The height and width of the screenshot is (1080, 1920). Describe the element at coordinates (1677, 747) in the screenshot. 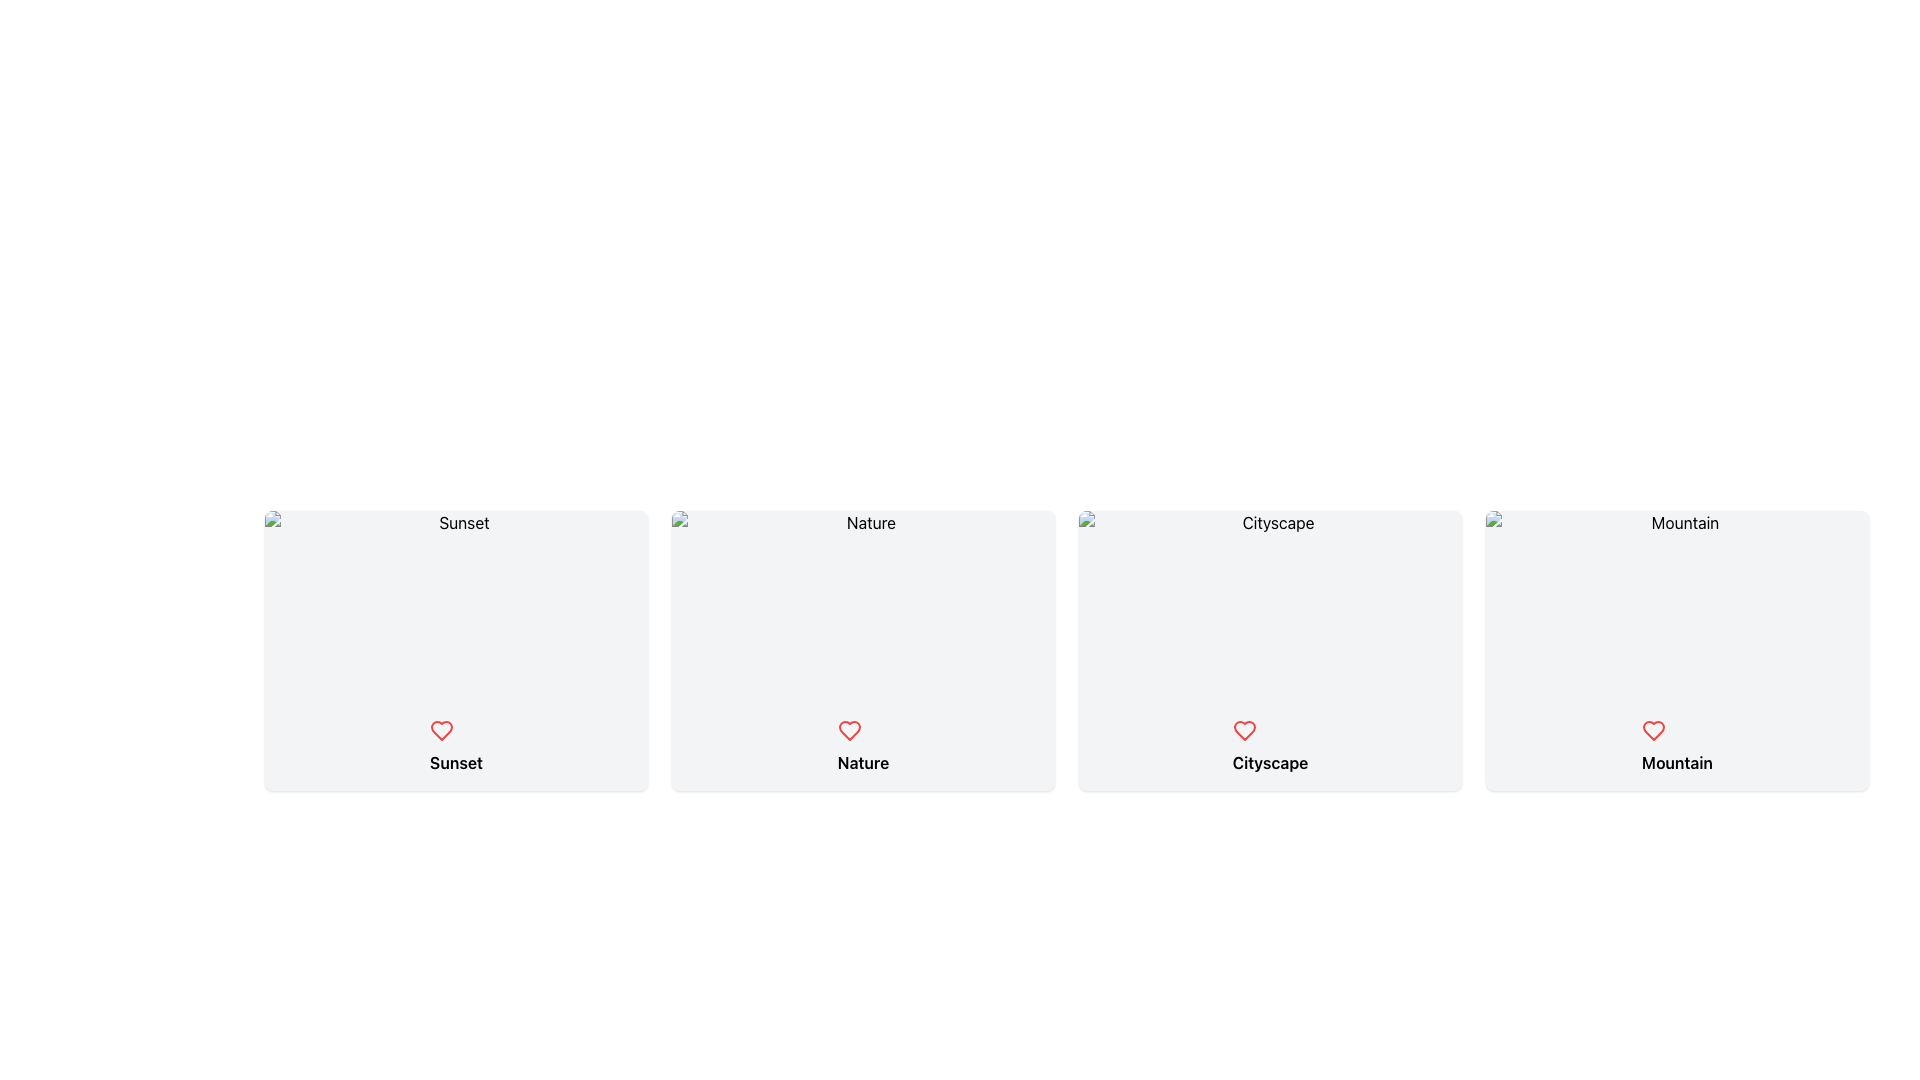

I see `the text label 'Mountain' which is located below a red heart icon in the card layout` at that location.